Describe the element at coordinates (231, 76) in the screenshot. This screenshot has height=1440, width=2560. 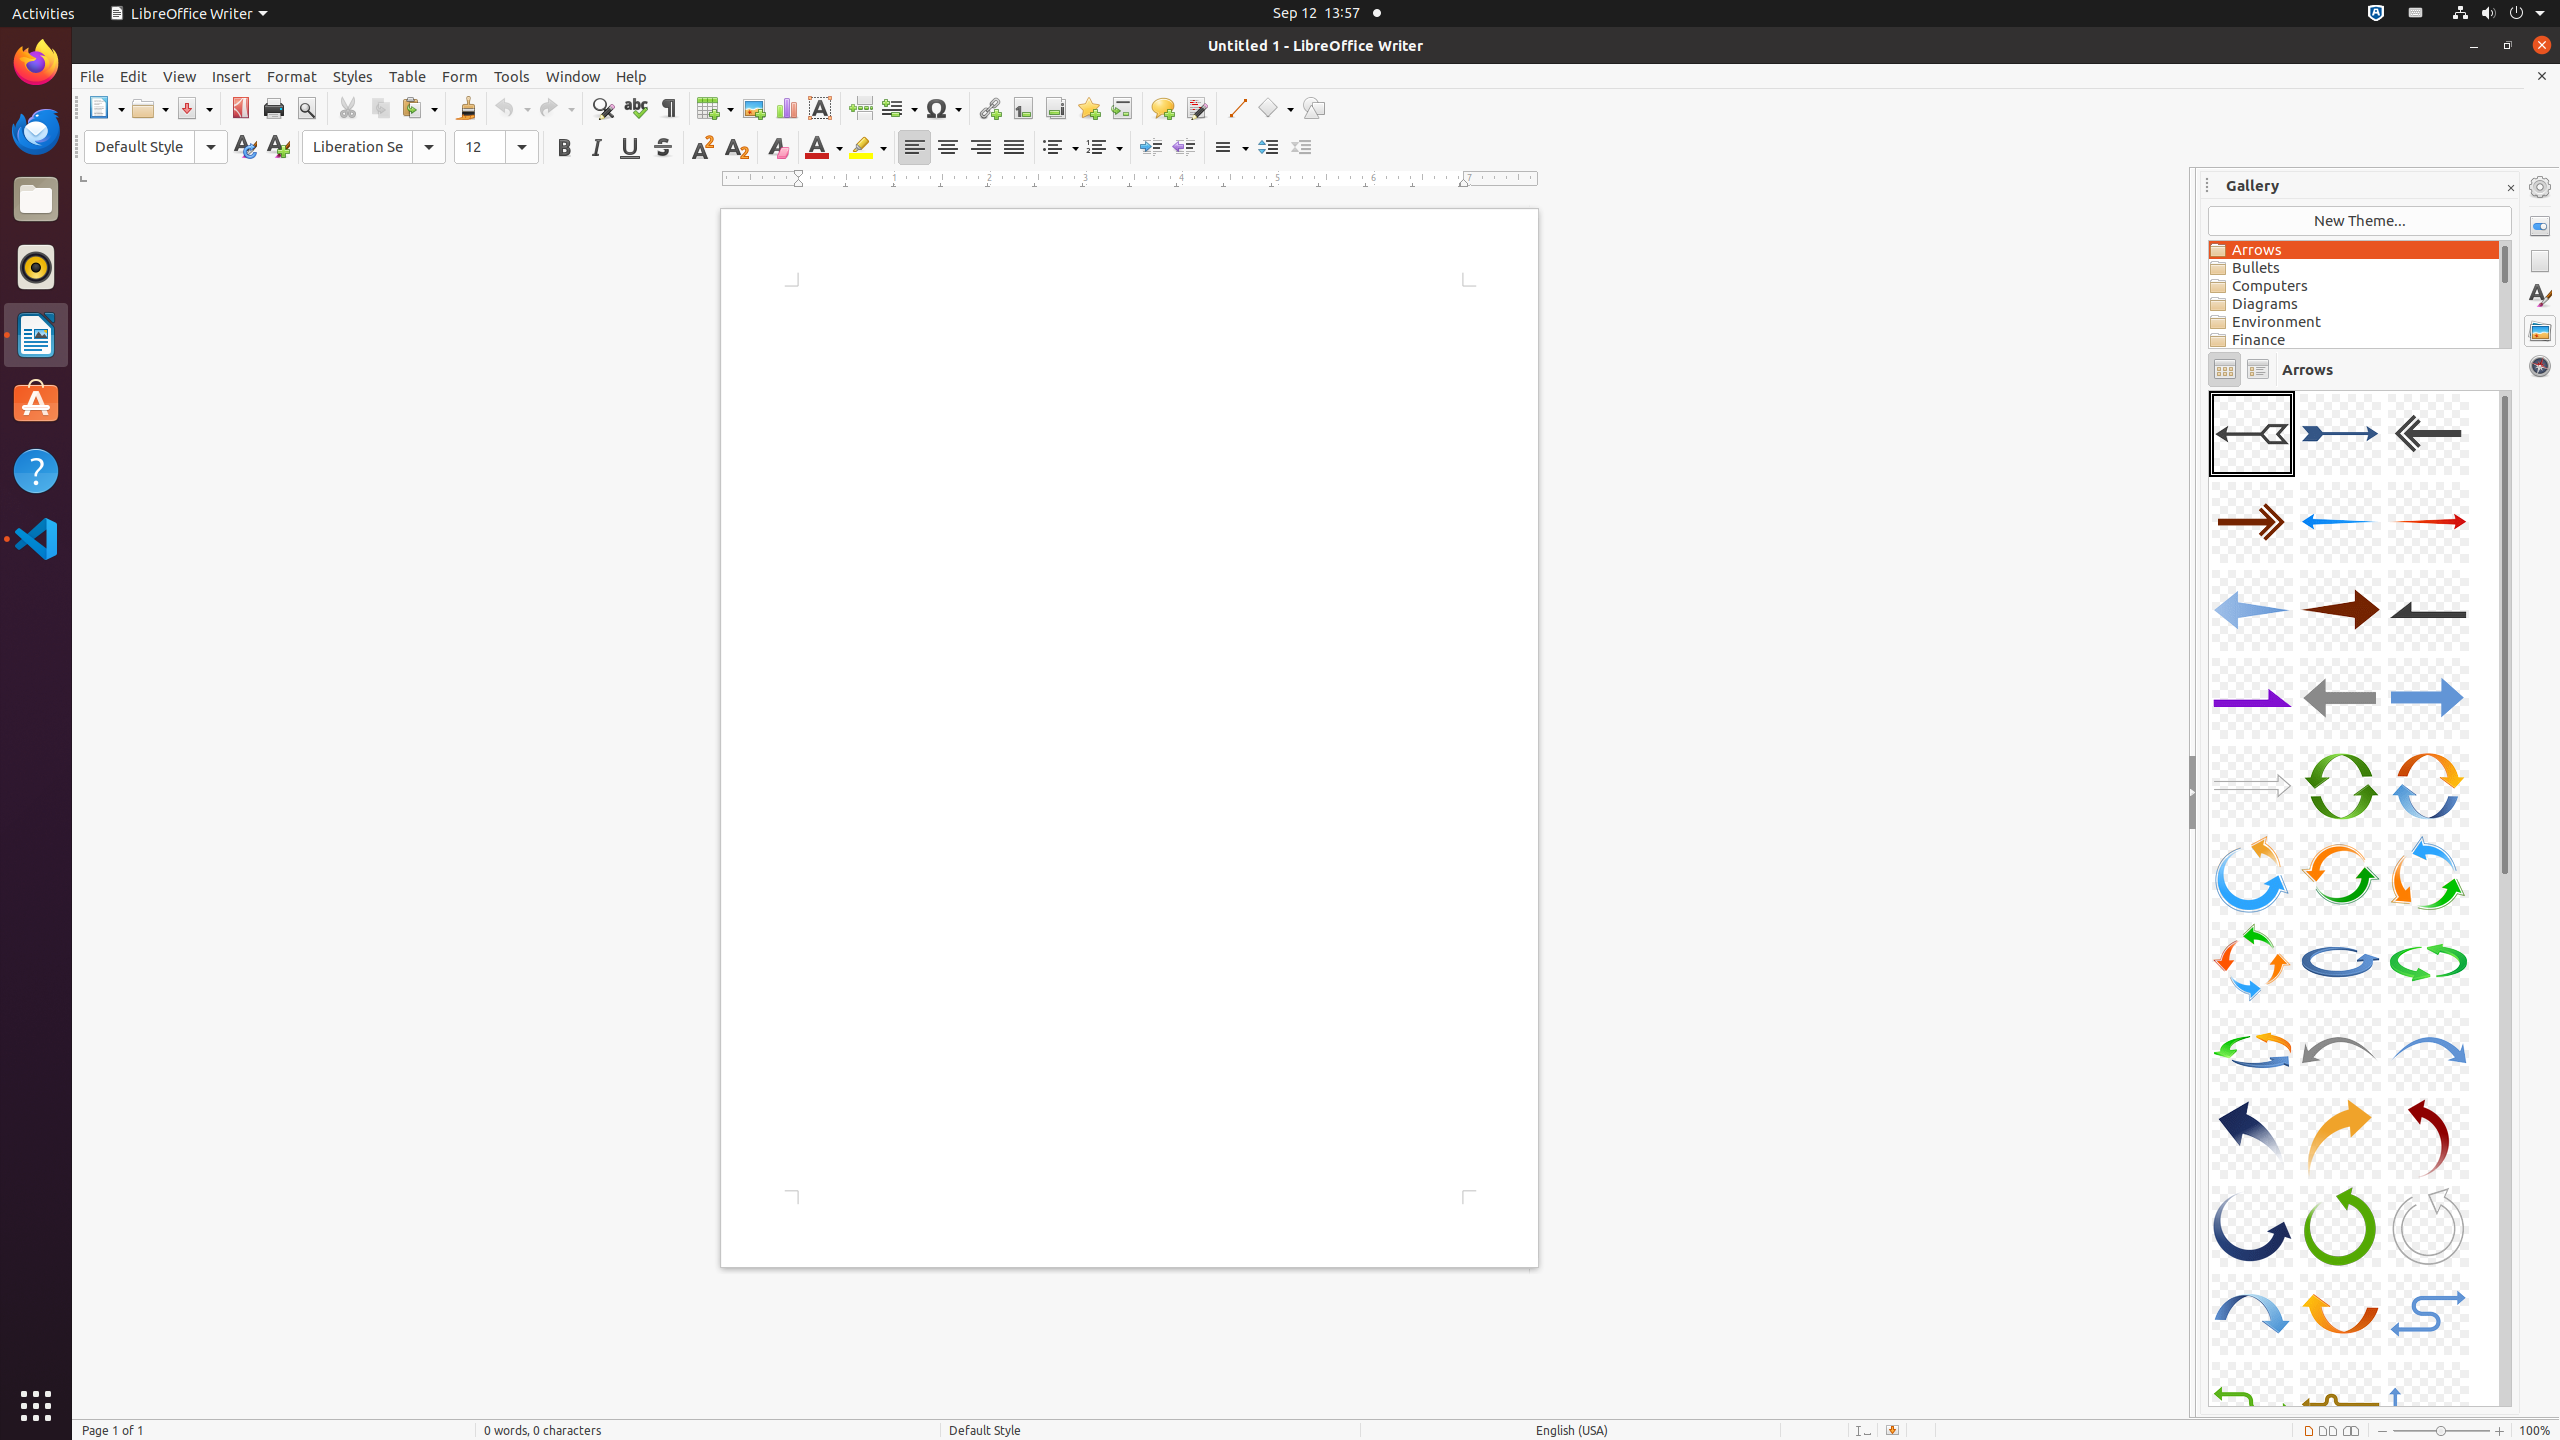
I see `'Insert'` at that location.